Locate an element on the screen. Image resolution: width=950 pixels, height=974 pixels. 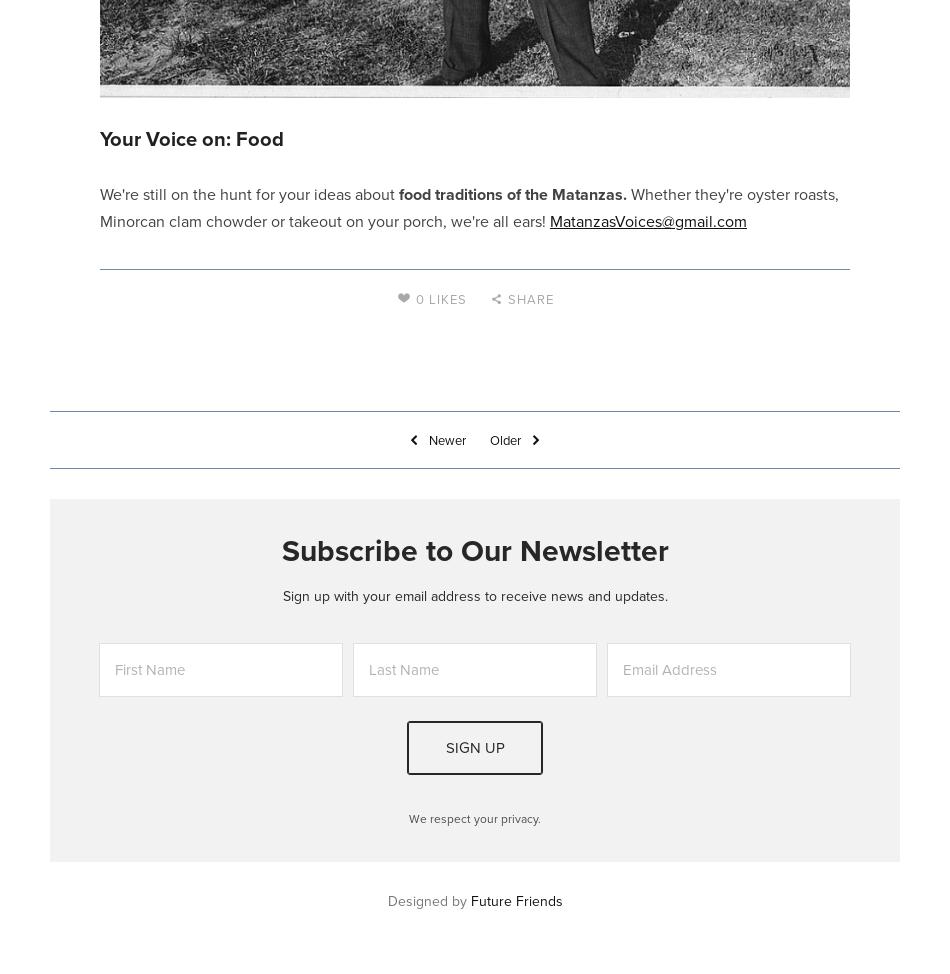
'Your Voice on: Food' is located at coordinates (191, 137).